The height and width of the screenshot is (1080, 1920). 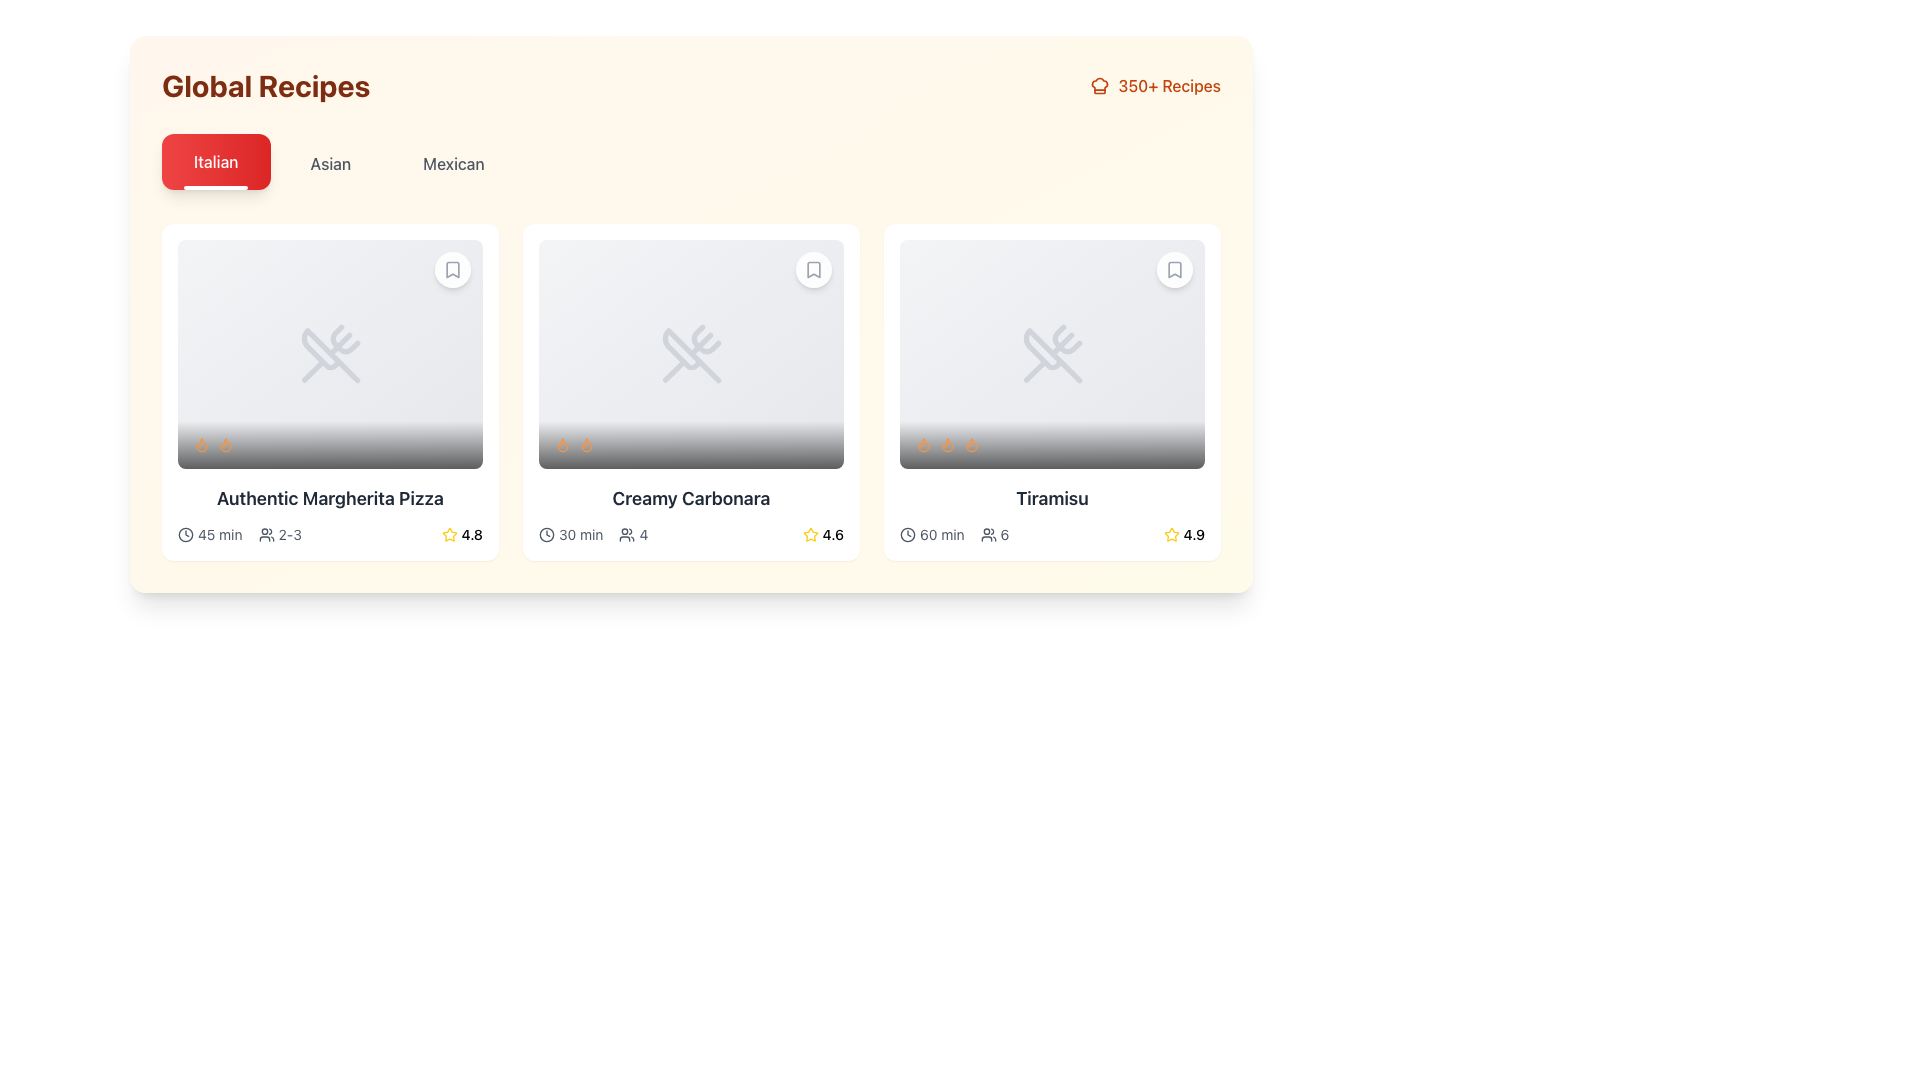 I want to click on the spiciness indicator icon located in the bottom-left corner of the second card in a horizontally arranged list of three cards, so click(x=561, y=443).